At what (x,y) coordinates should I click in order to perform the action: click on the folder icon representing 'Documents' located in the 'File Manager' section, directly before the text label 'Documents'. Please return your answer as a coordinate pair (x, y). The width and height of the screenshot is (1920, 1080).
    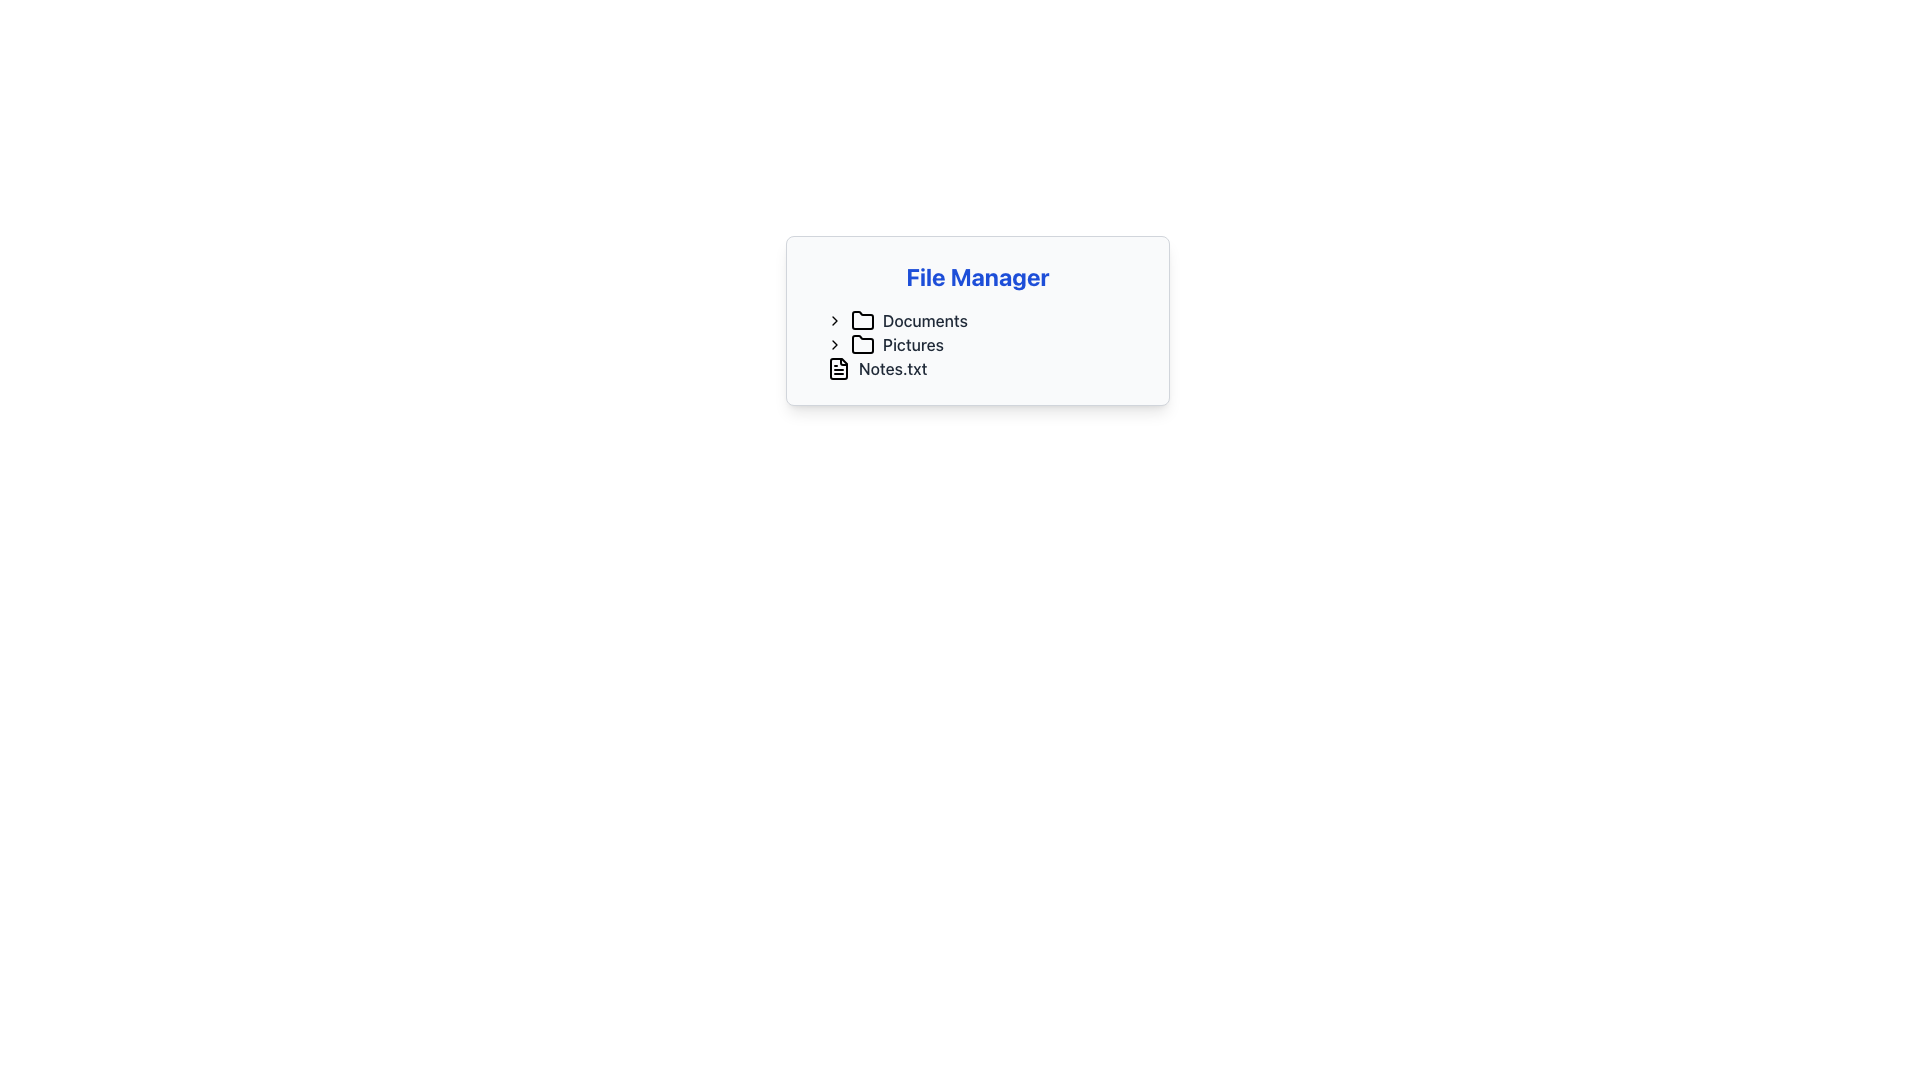
    Looking at the image, I should click on (863, 319).